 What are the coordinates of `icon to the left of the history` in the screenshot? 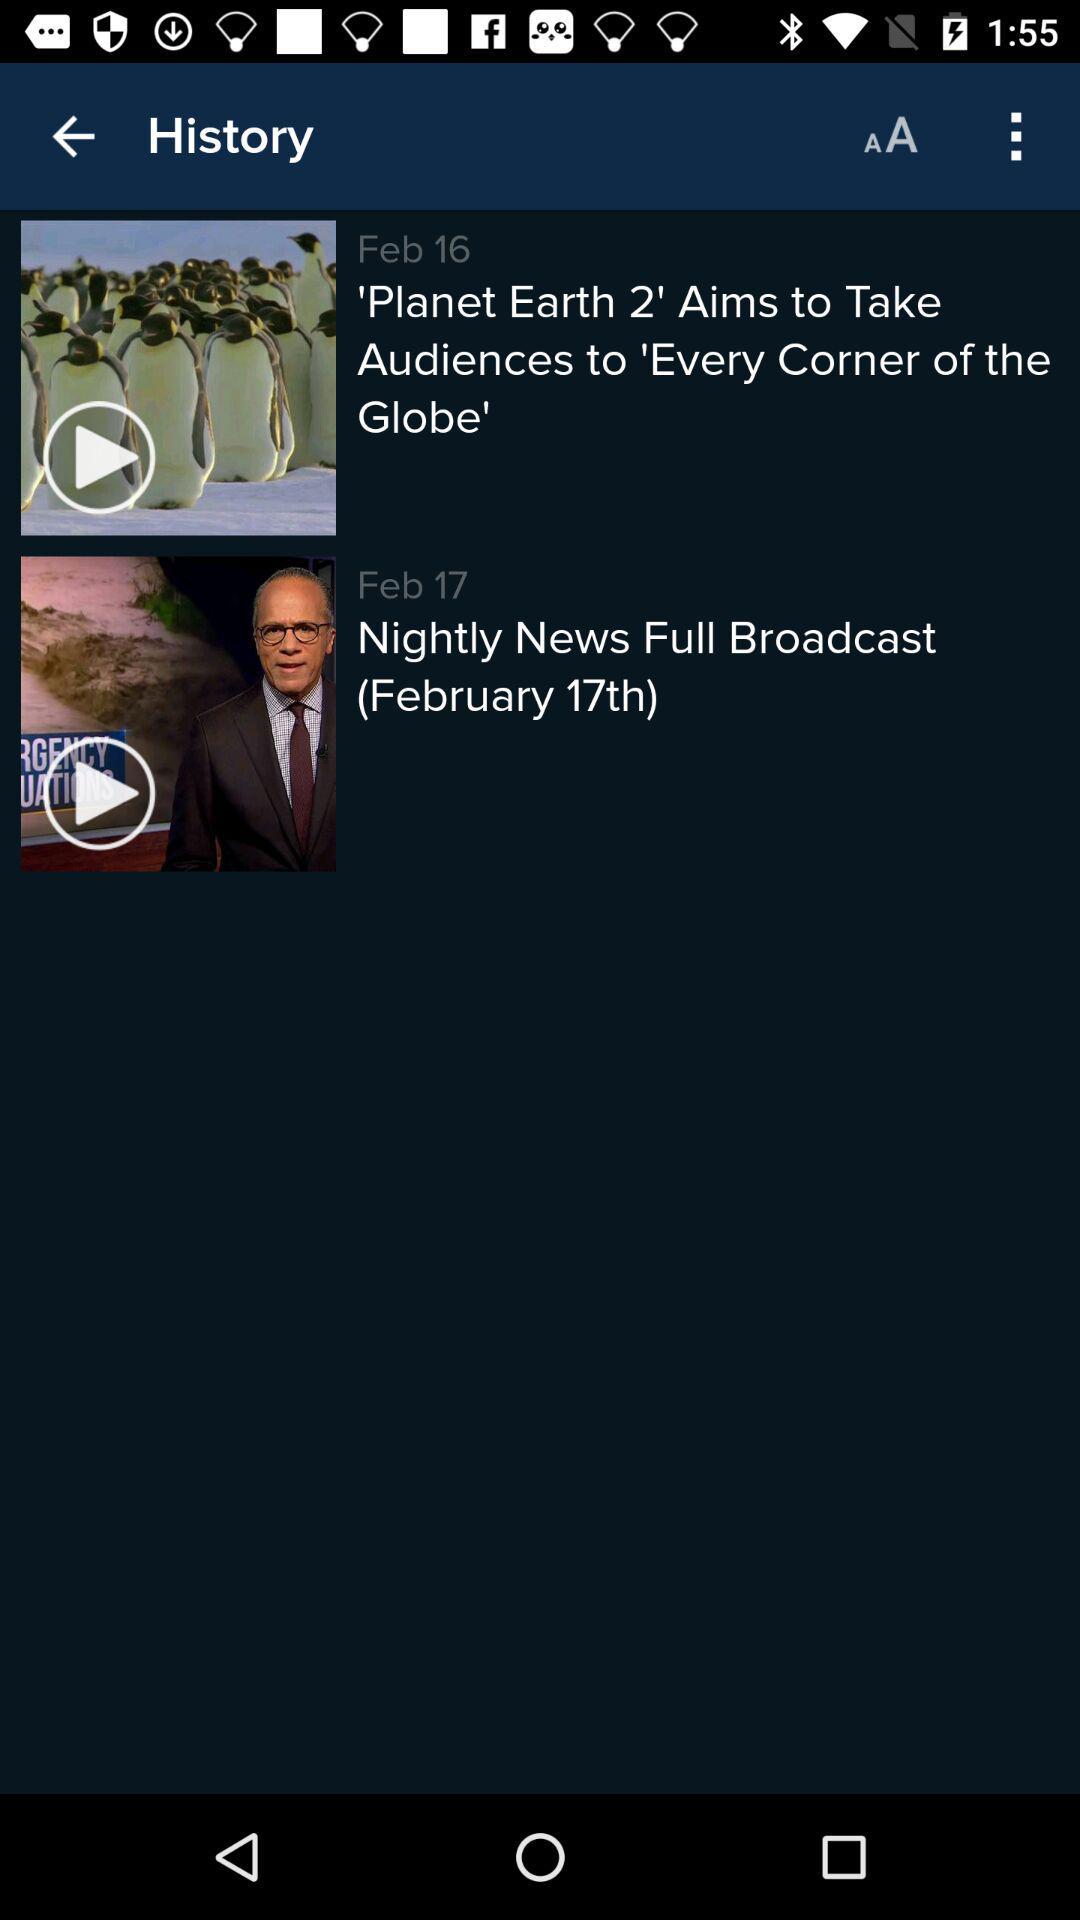 It's located at (72, 135).